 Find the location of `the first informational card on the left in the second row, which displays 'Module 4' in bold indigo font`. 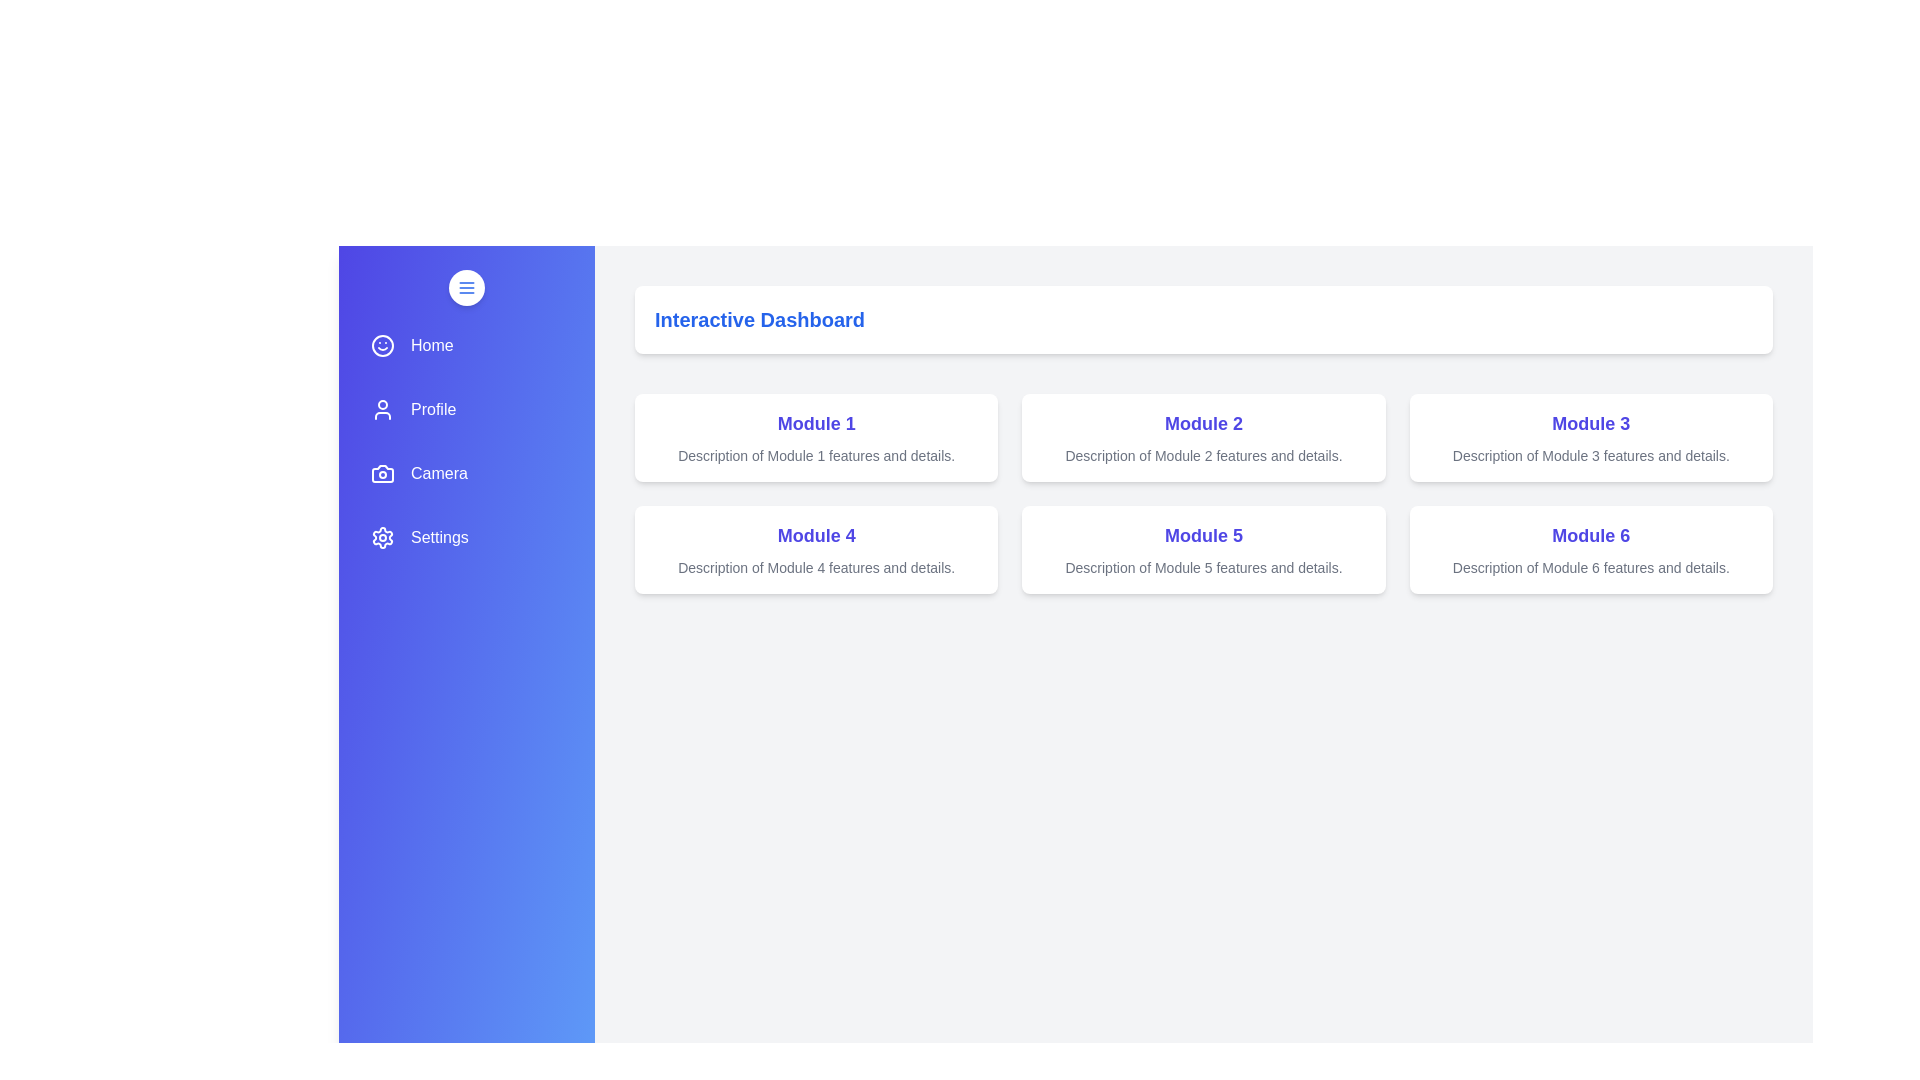

the first informational card on the left in the second row, which displays 'Module 4' in bold indigo font is located at coordinates (816, 550).